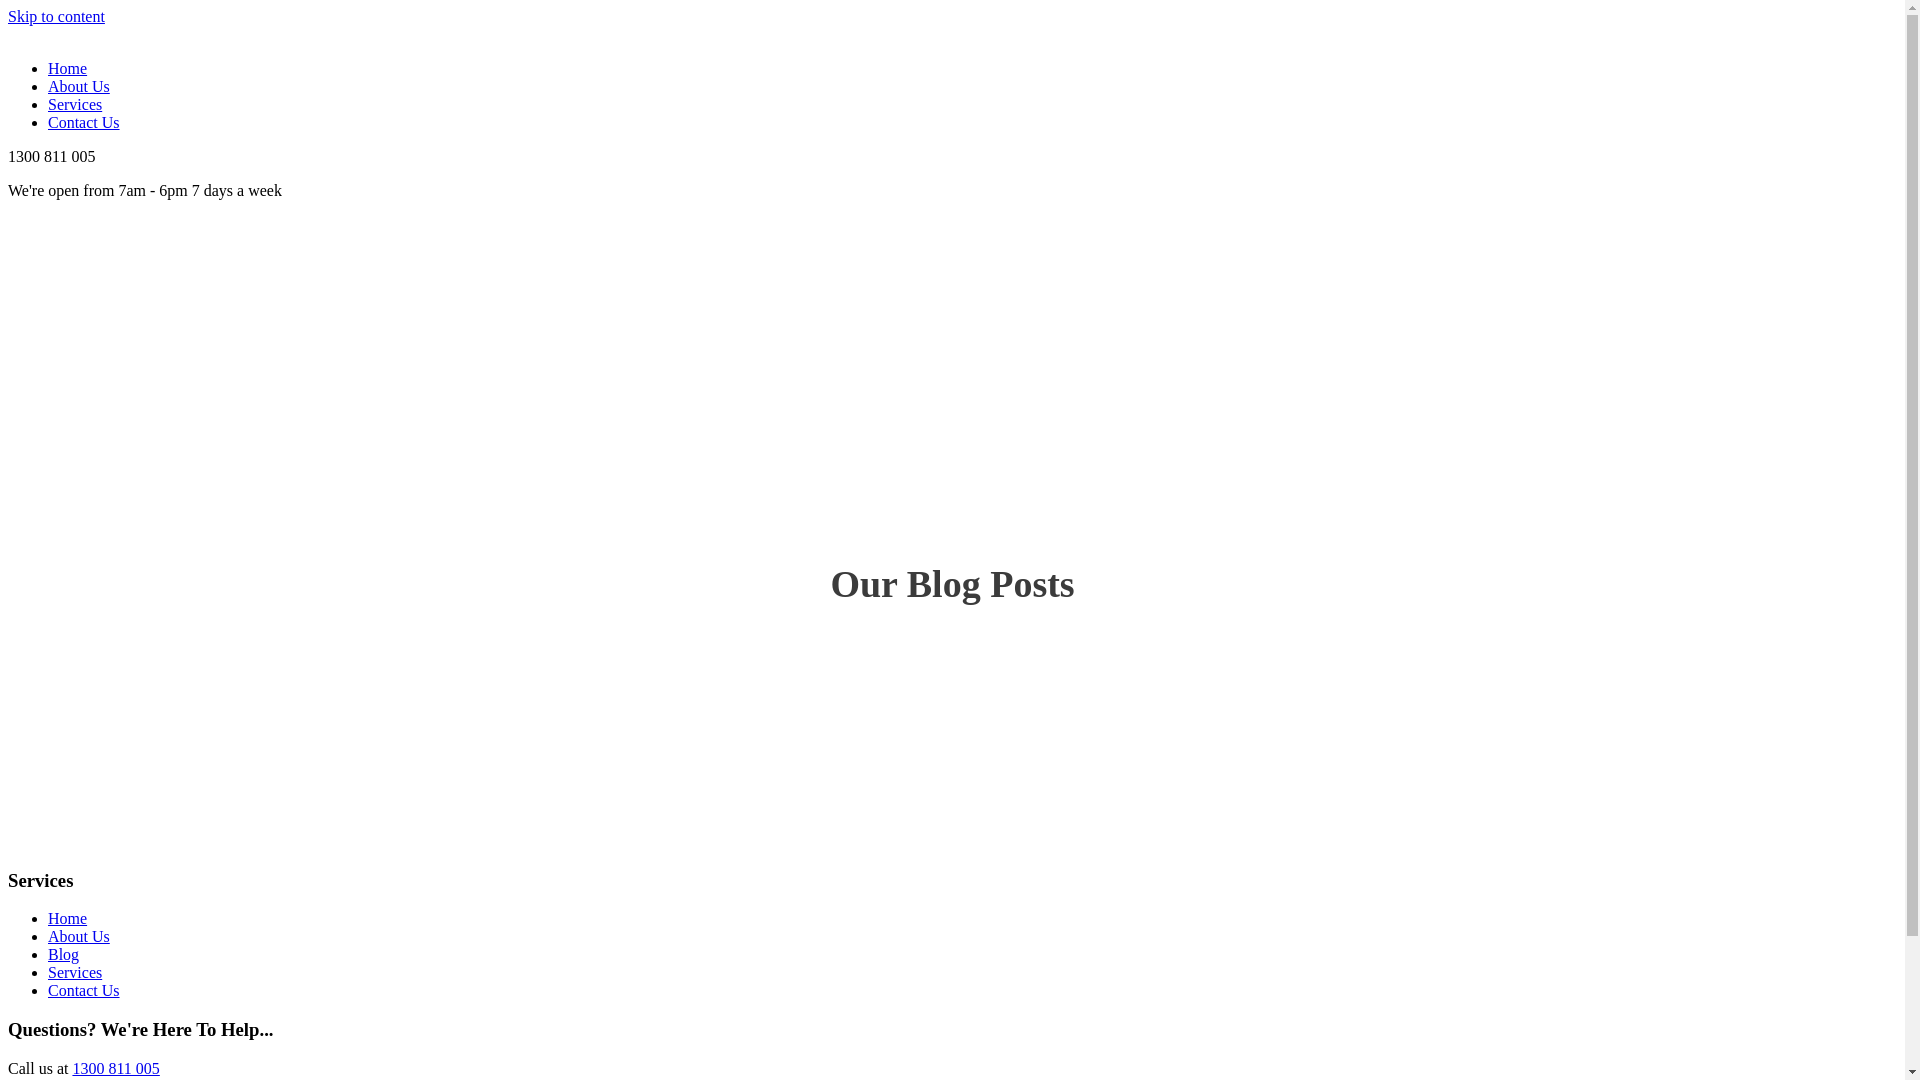  Describe the element at coordinates (114, 1067) in the screenshot. I see `'1300 811 005'` at that location.